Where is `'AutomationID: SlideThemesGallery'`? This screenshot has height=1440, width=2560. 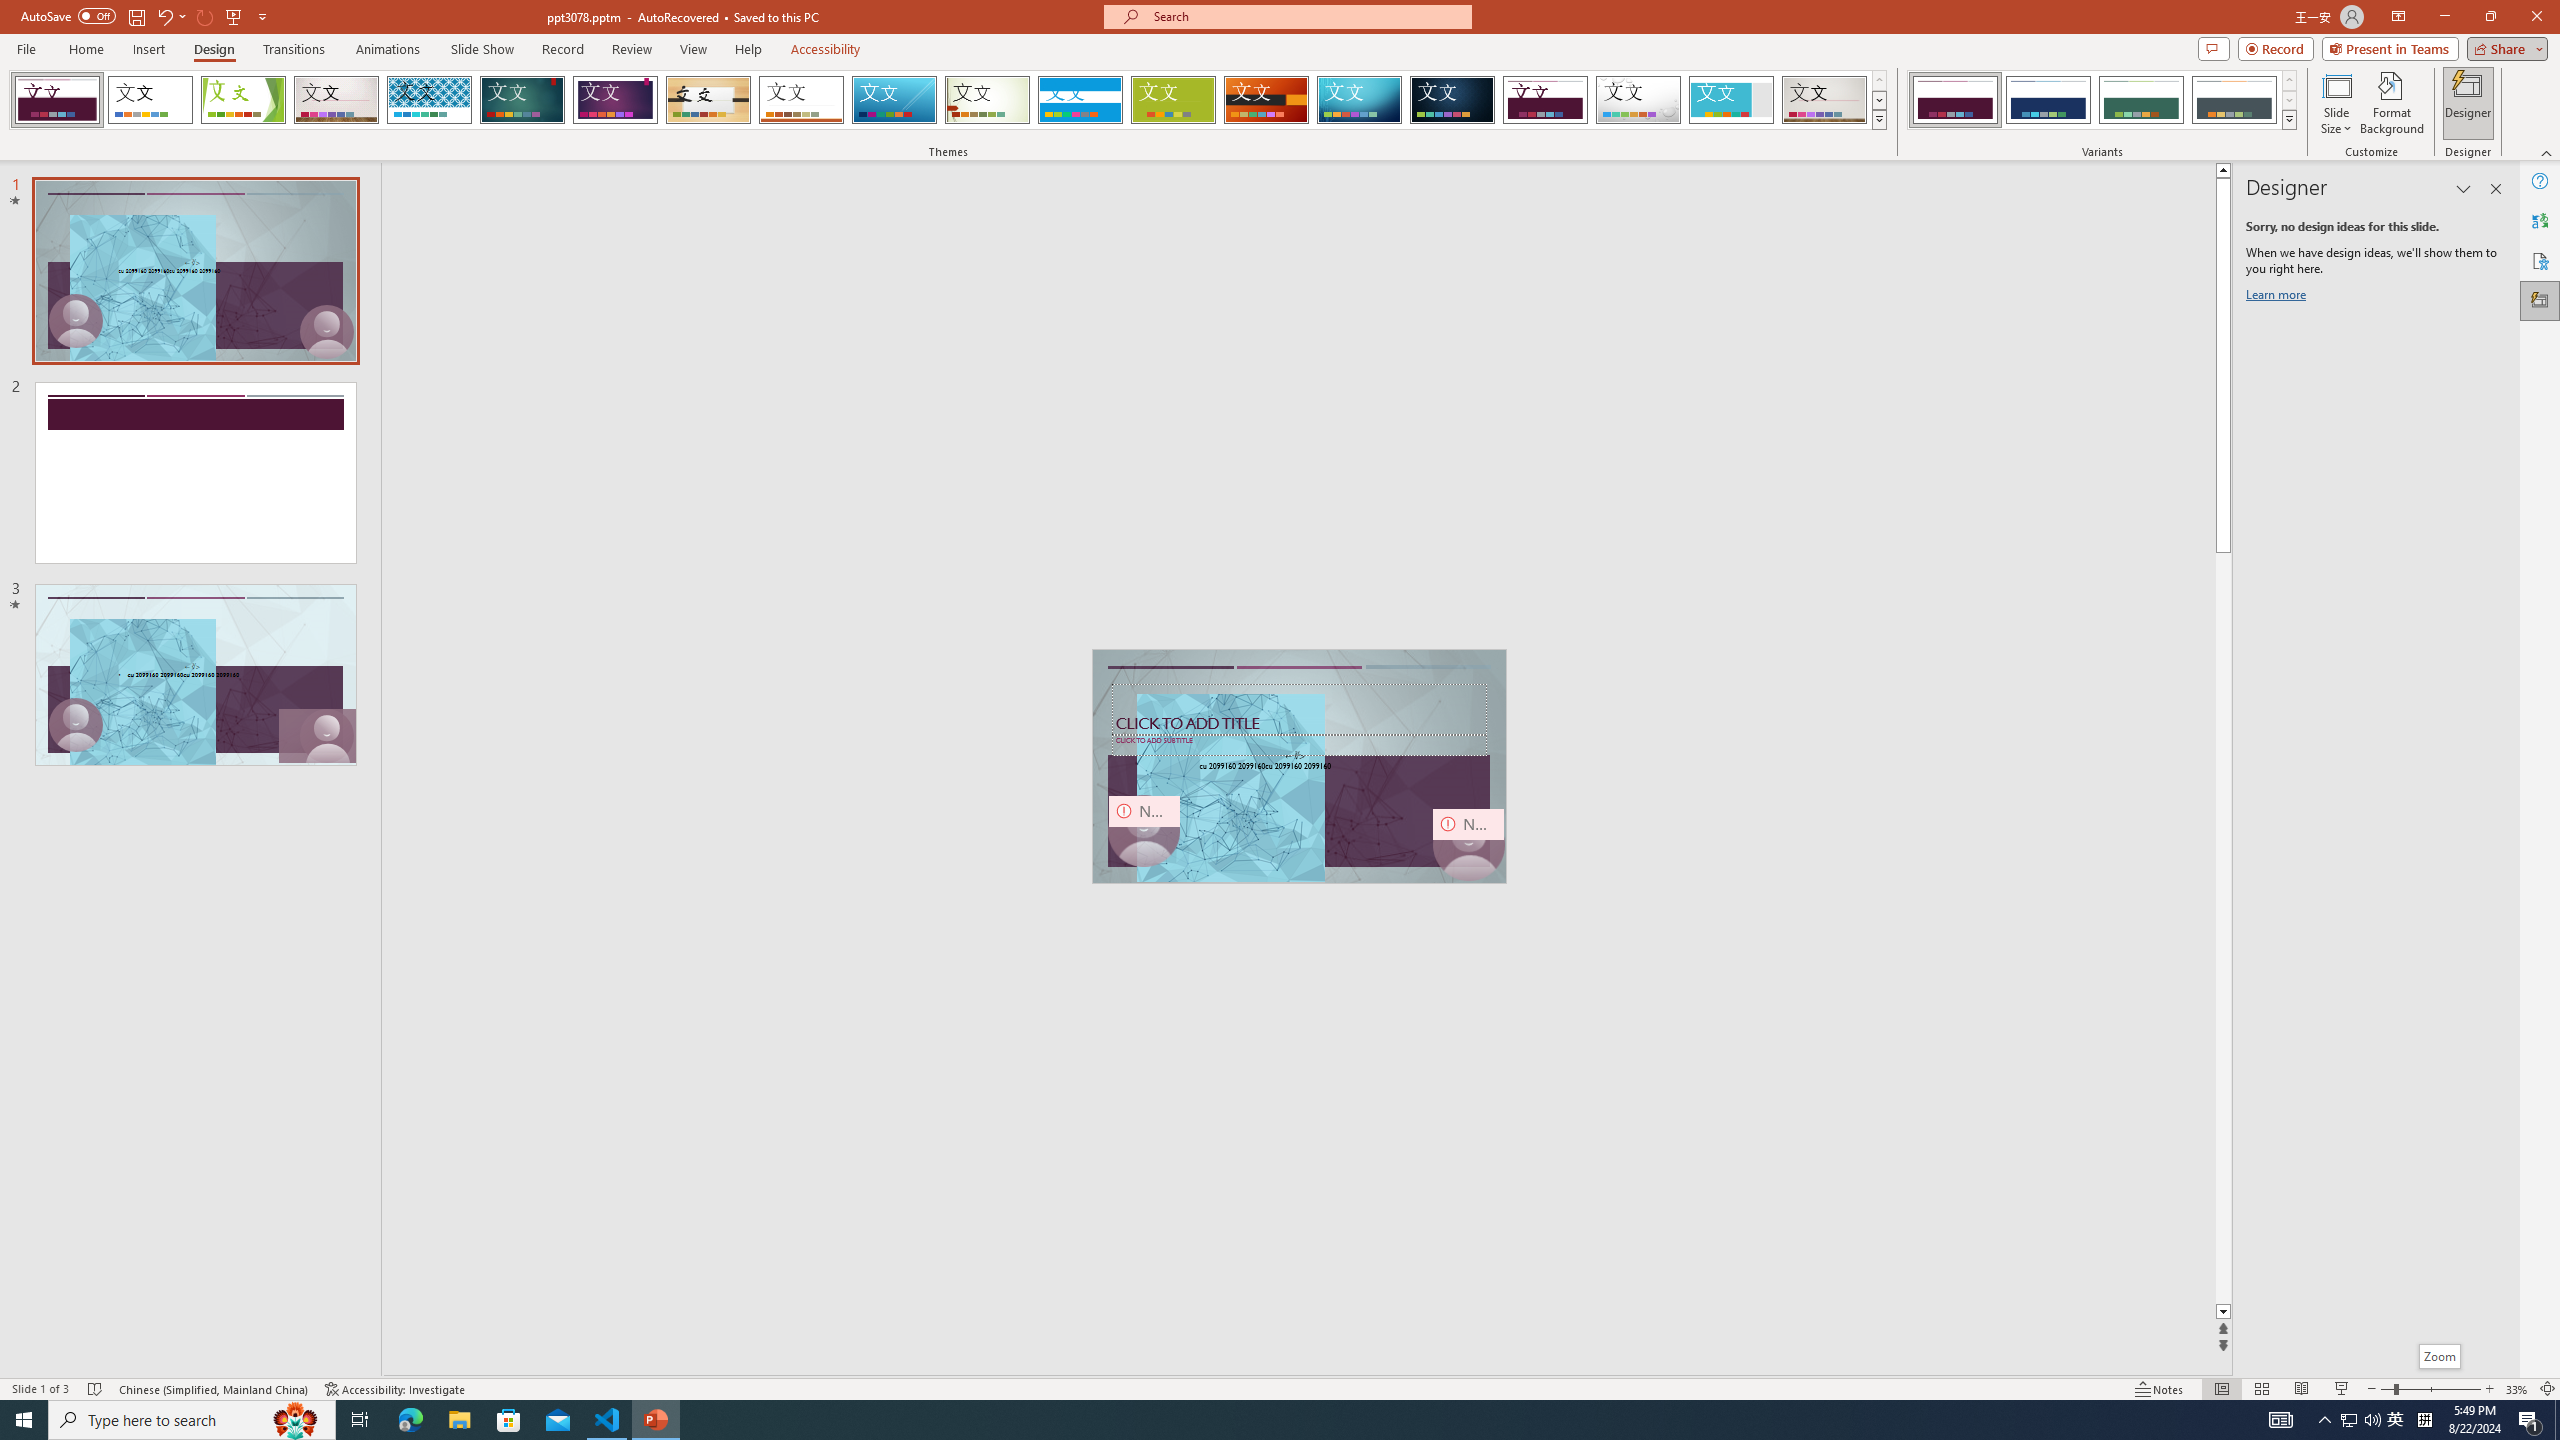 'AutomationID: SlideThemesGallery' is located at coordinates (947, 99).